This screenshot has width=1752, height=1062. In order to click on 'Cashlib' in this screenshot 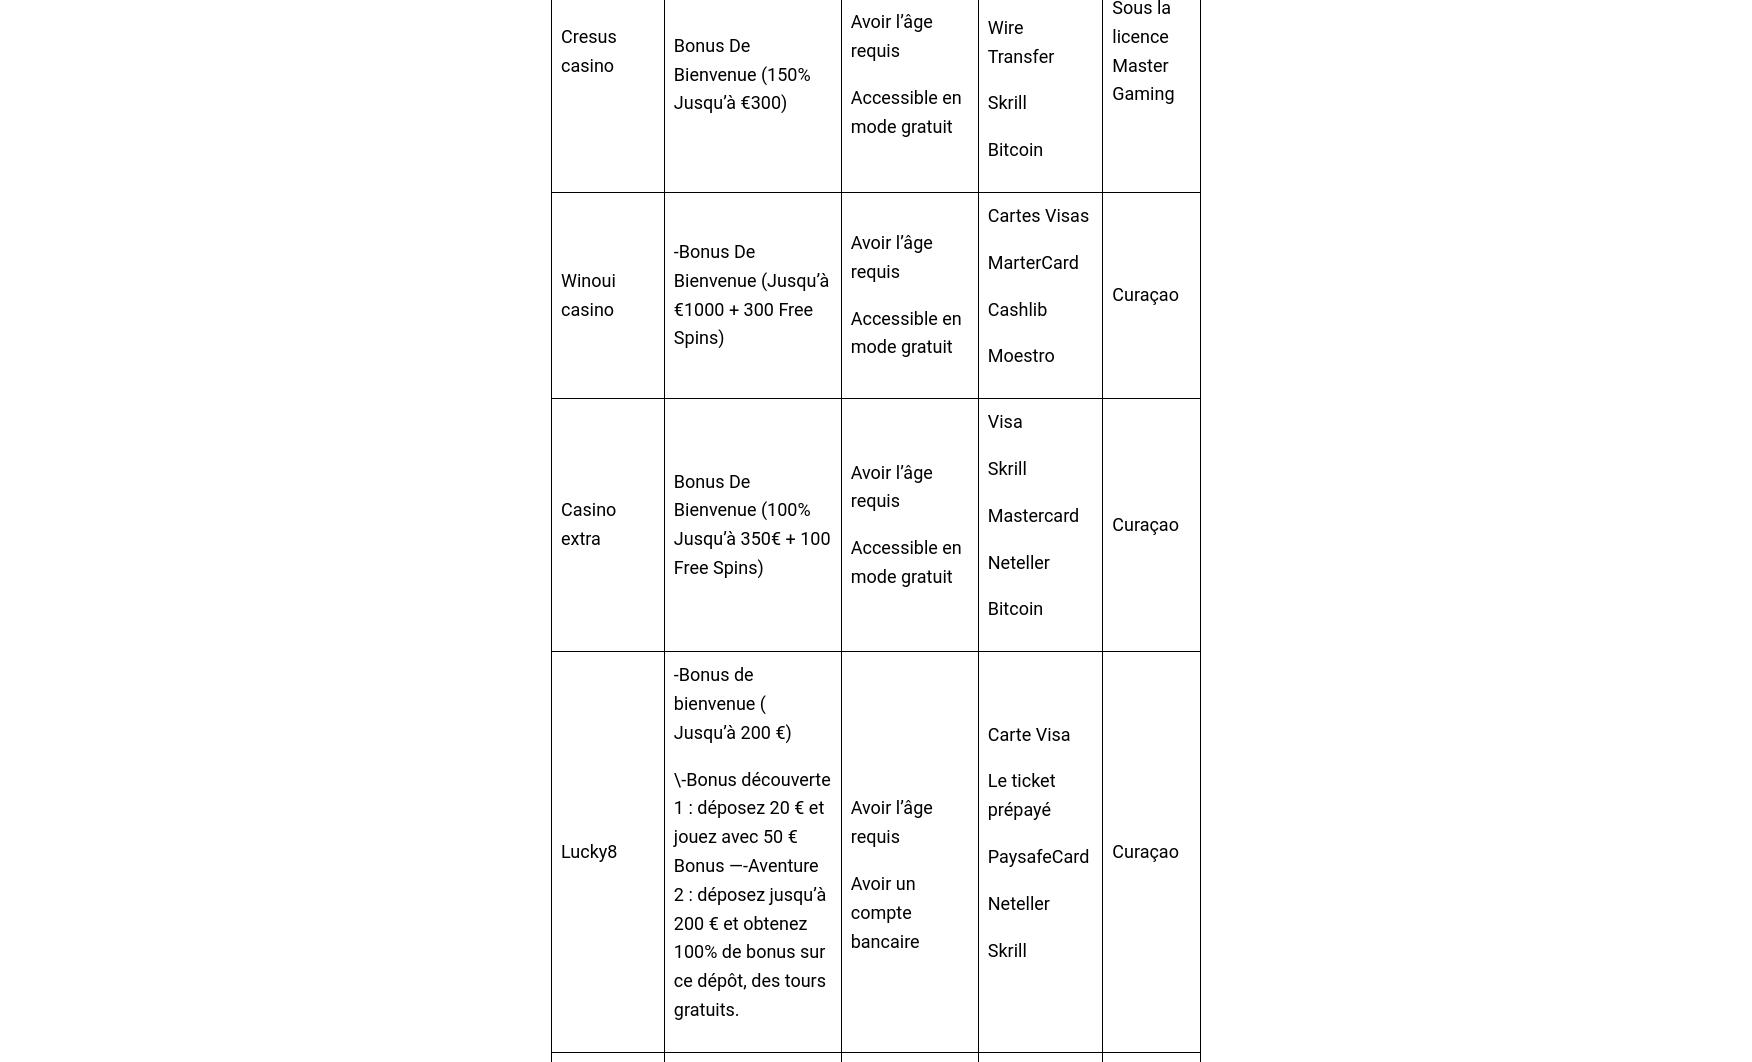, I will do `click(1016, 307)`.